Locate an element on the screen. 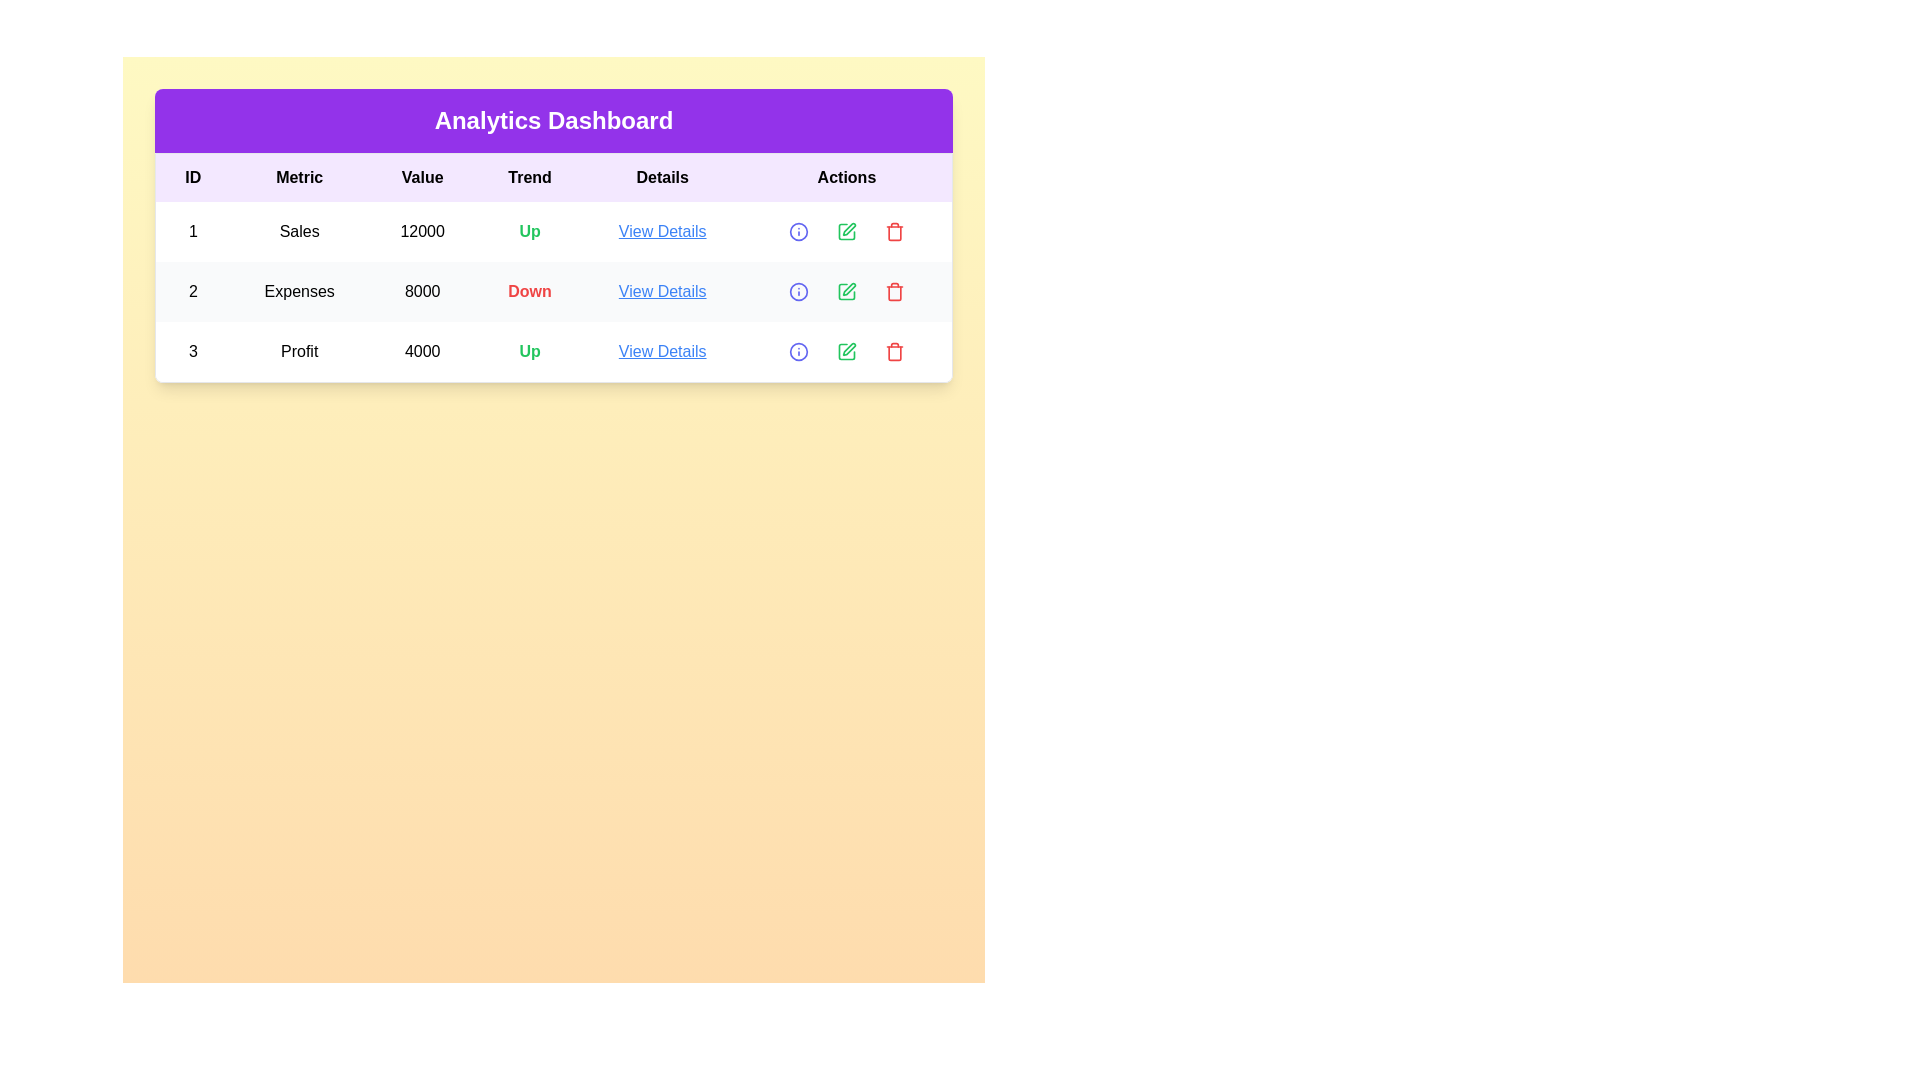 This screenshot has height=1080, width=1920. the Table Cell element displaying the numerical identifier '3' located in the leftmost column of the third row of the data table is located at coordinates (193, 350).